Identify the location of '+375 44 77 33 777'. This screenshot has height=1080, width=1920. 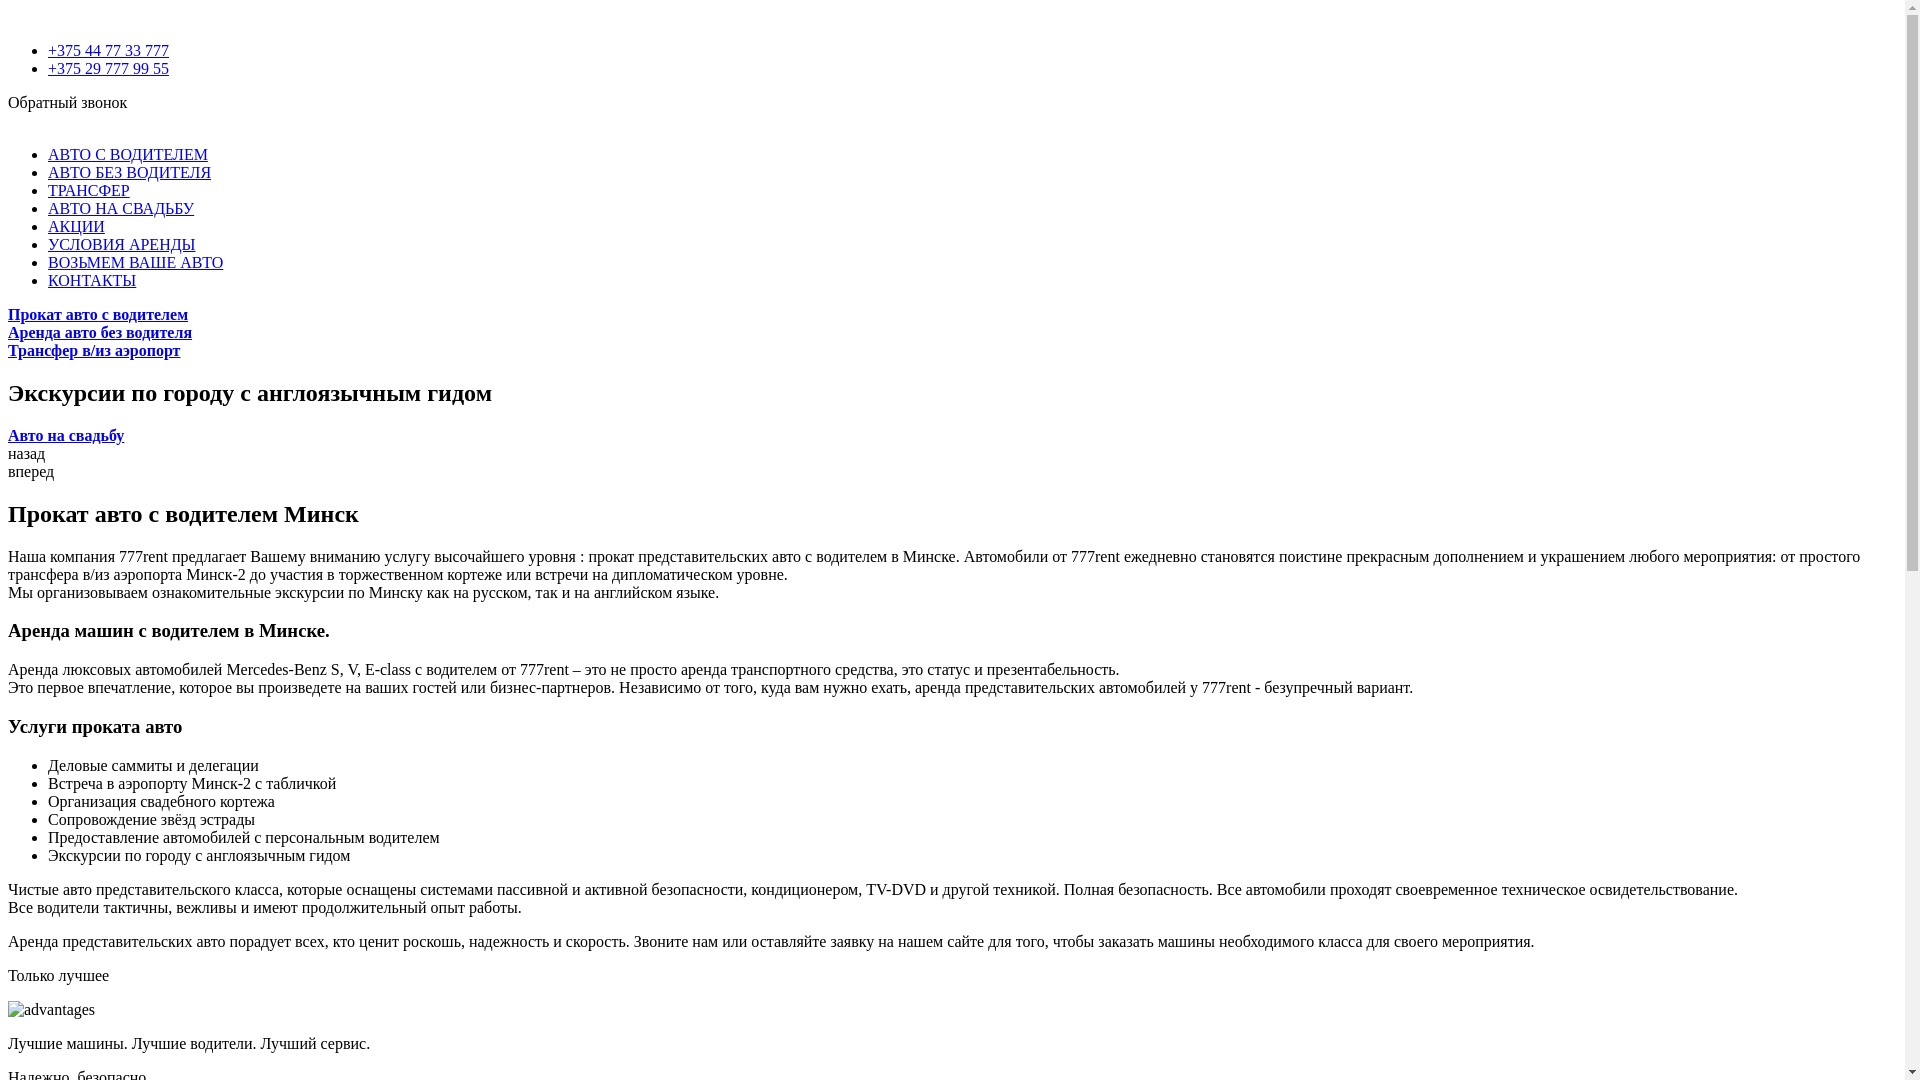
(48, 49).